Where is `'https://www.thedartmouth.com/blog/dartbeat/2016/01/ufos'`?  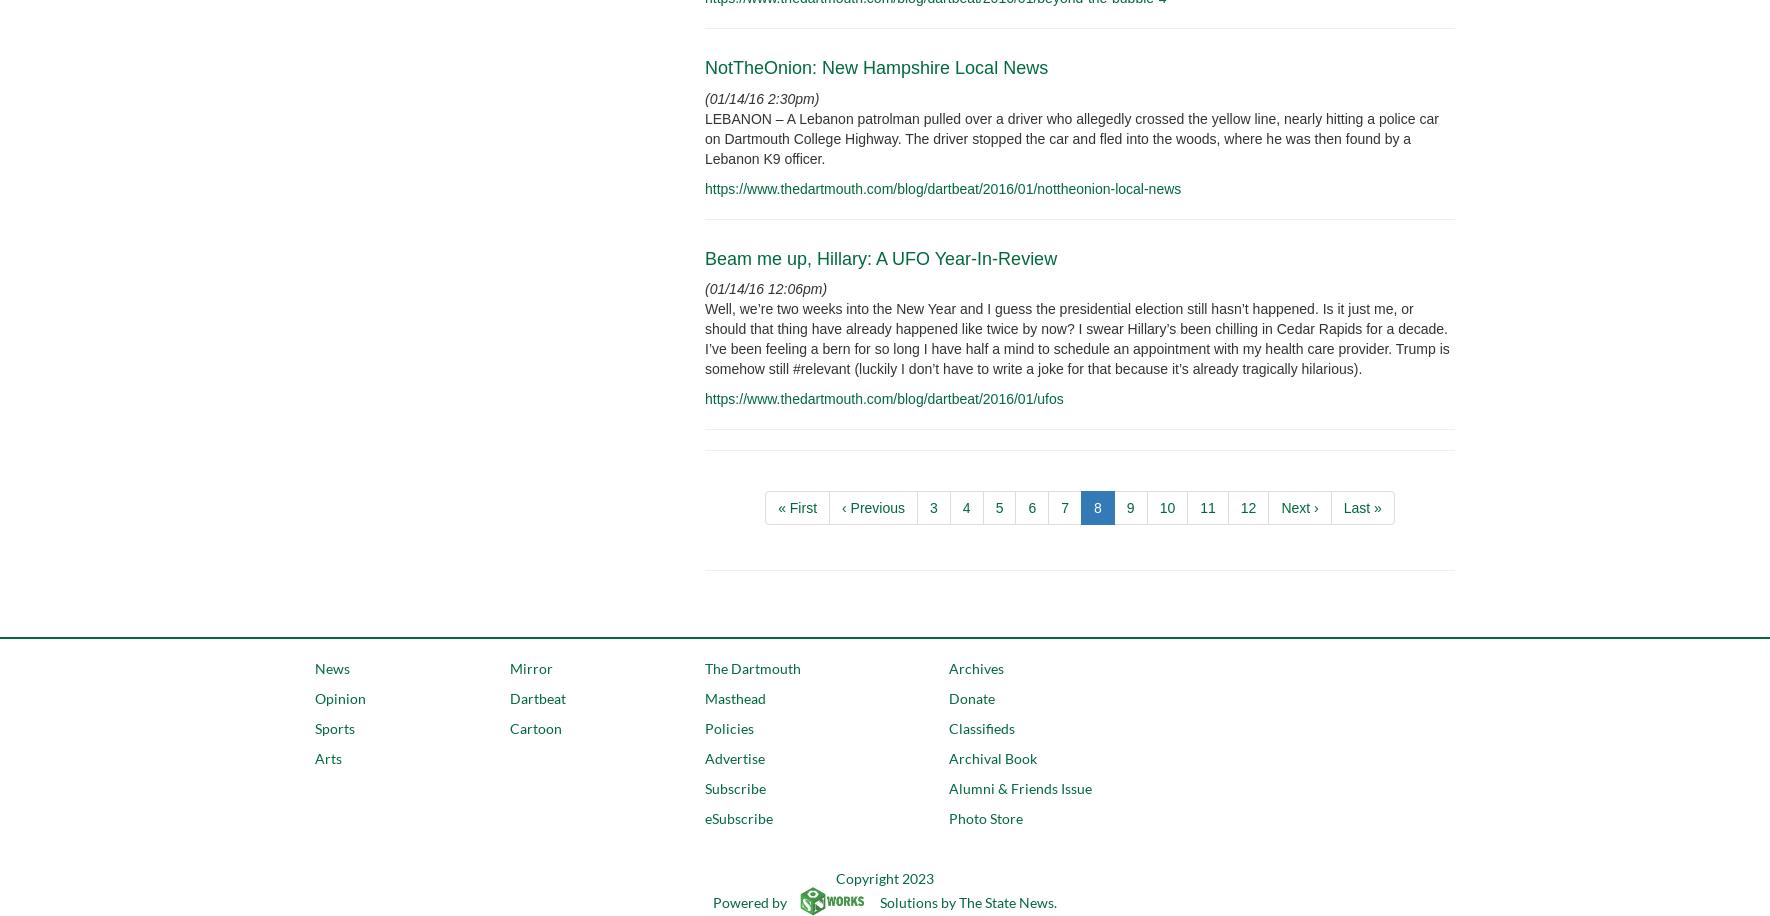 'https://www.thedartmouth.com/blog/dartbeat/2016/01/ufos' is located at coordinates (883, 399).